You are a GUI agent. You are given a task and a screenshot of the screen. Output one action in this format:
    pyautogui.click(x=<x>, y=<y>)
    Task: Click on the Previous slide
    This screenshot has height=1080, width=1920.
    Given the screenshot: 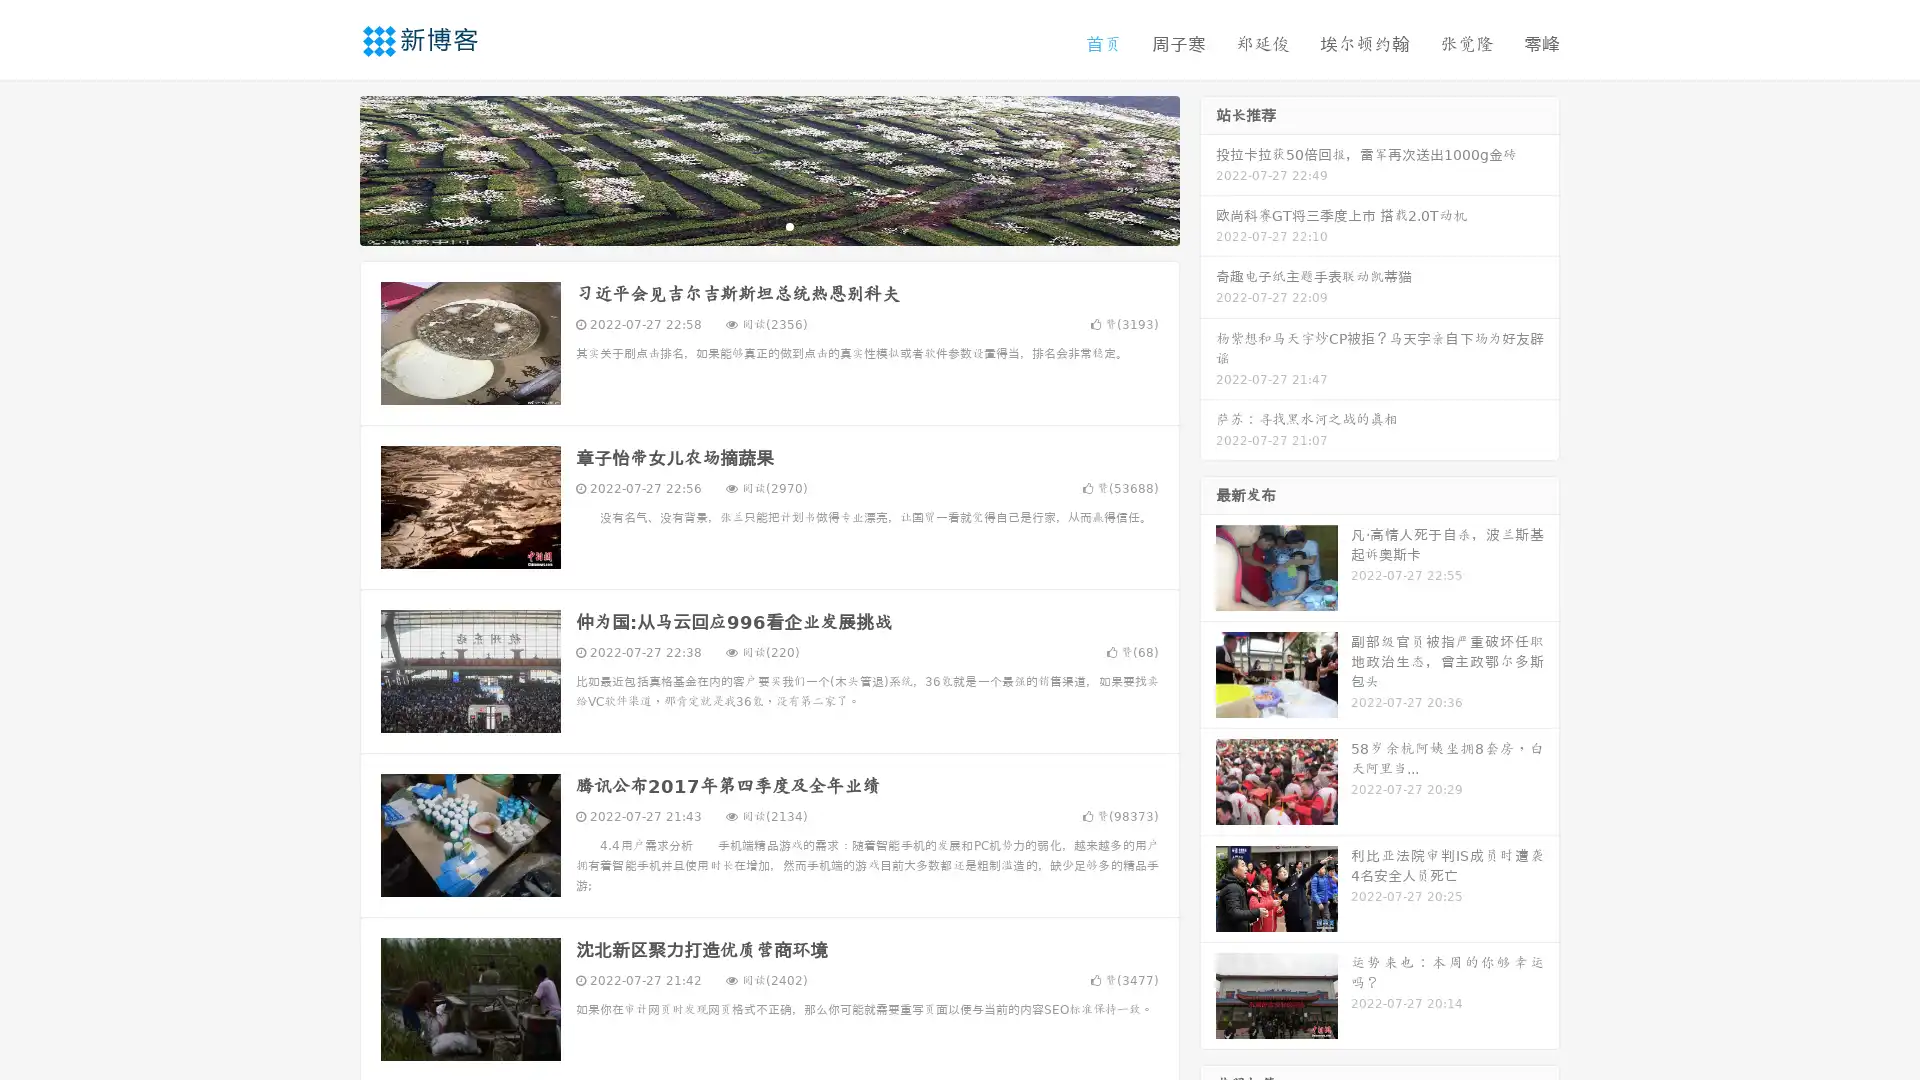 What is the action you would take?
    pyautogui.click(x=330, y=168)
    